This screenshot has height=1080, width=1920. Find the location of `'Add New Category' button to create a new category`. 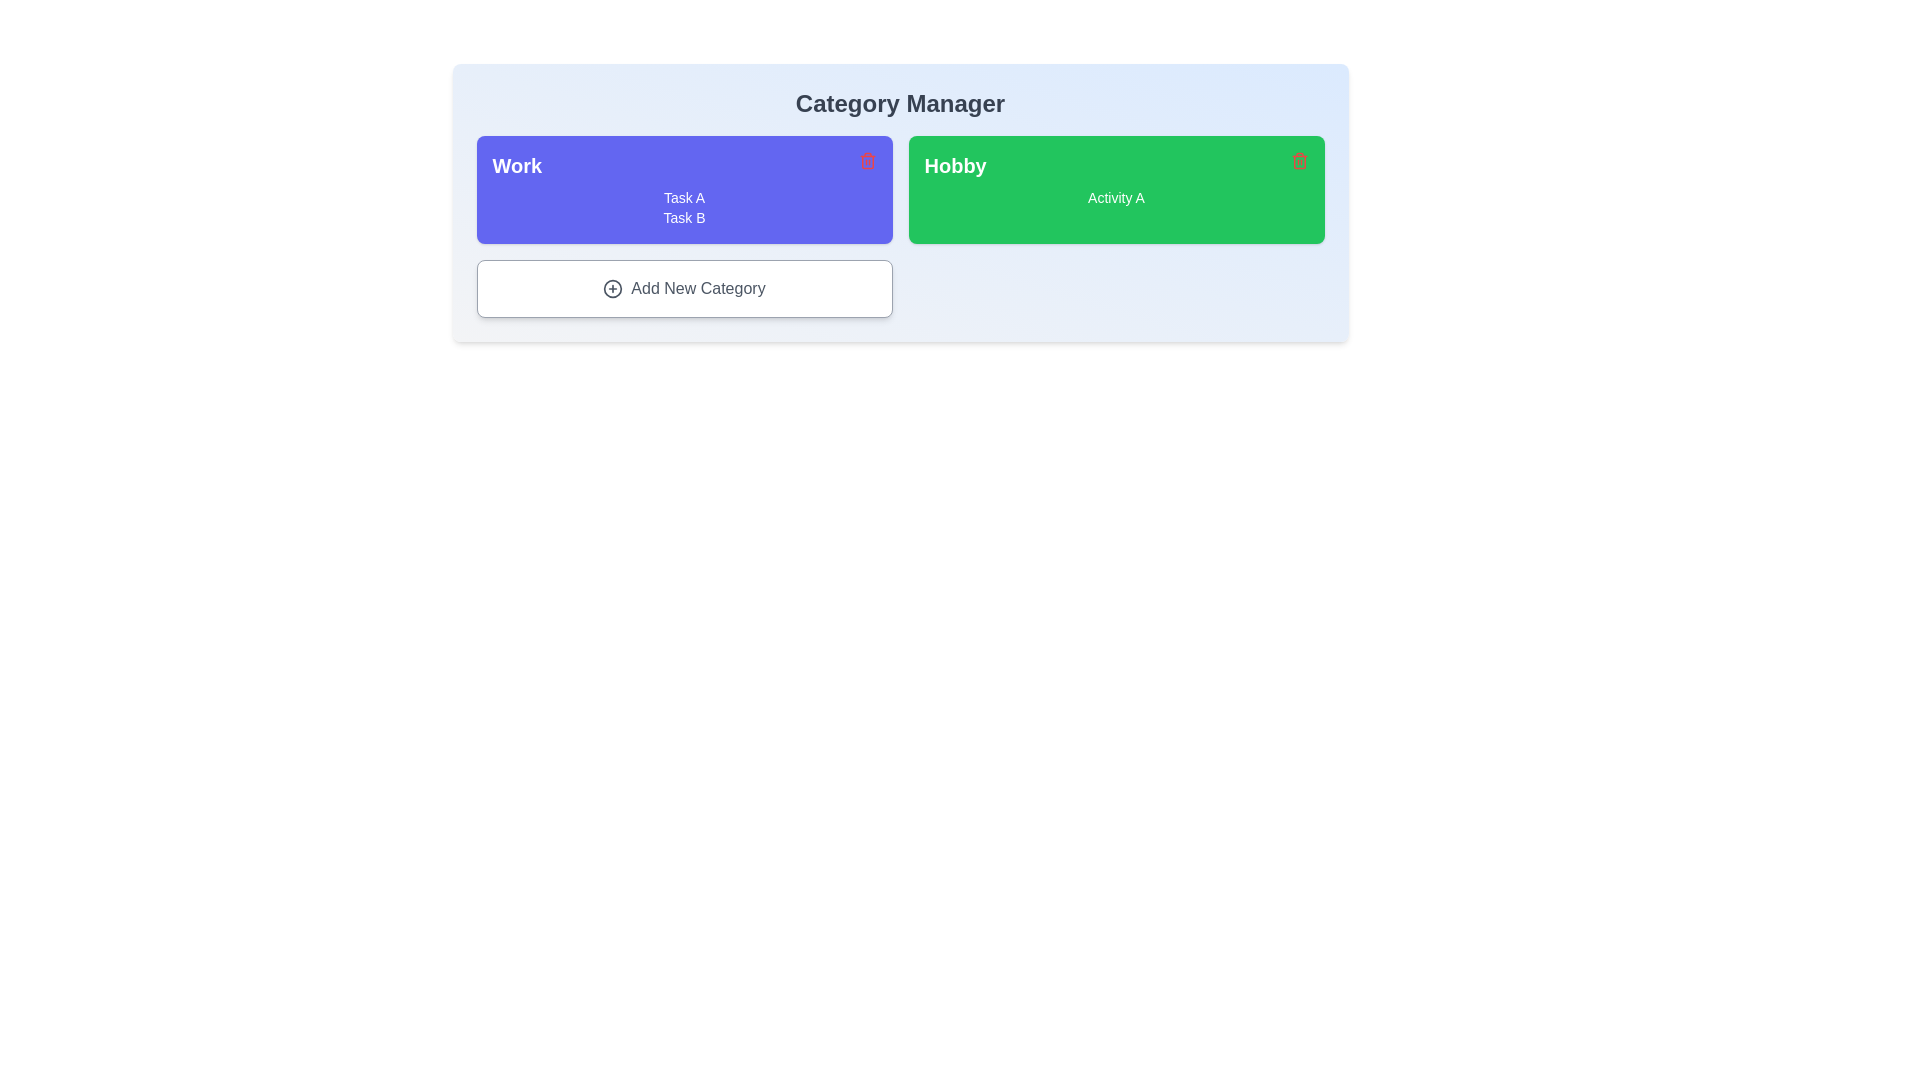

'Add New Category' button to create a new category is located at coordinates (684, 289).